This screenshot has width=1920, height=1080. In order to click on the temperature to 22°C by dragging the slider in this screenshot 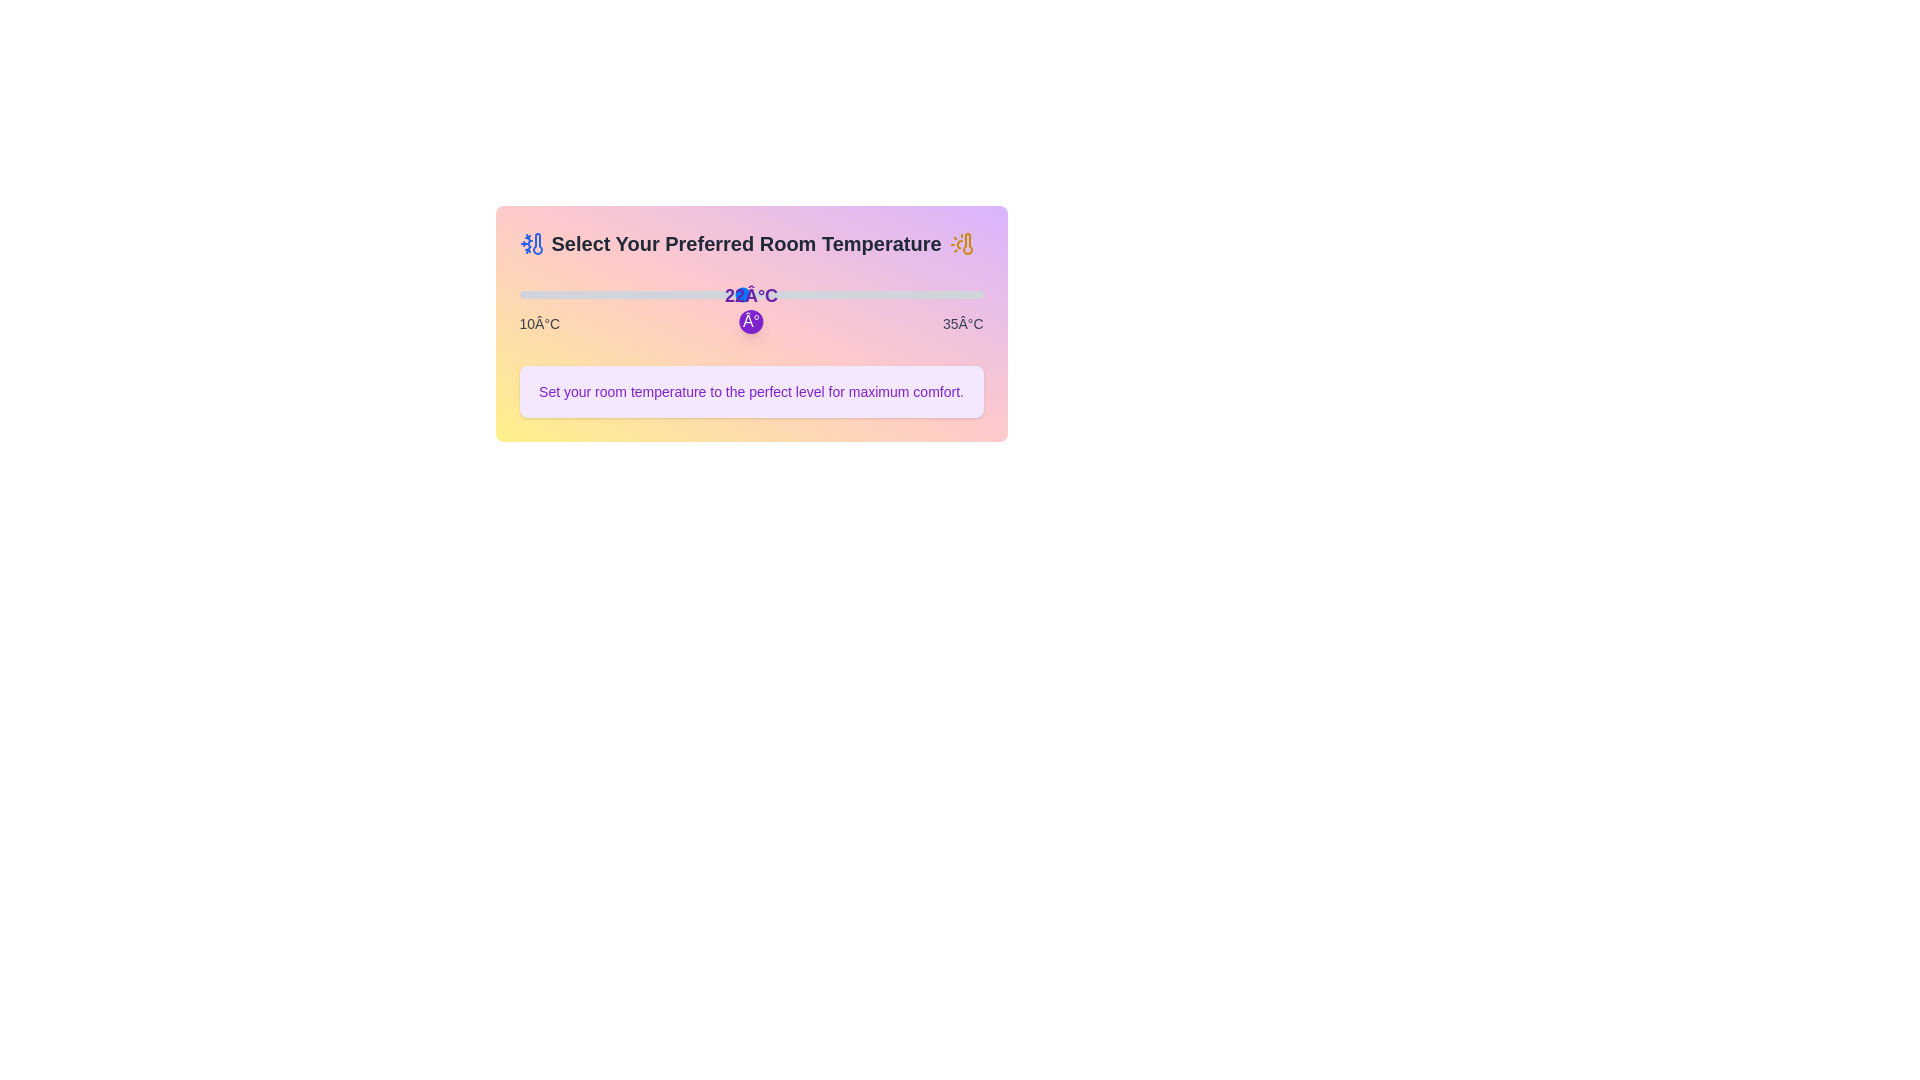, I will do `click(741, 294)`.